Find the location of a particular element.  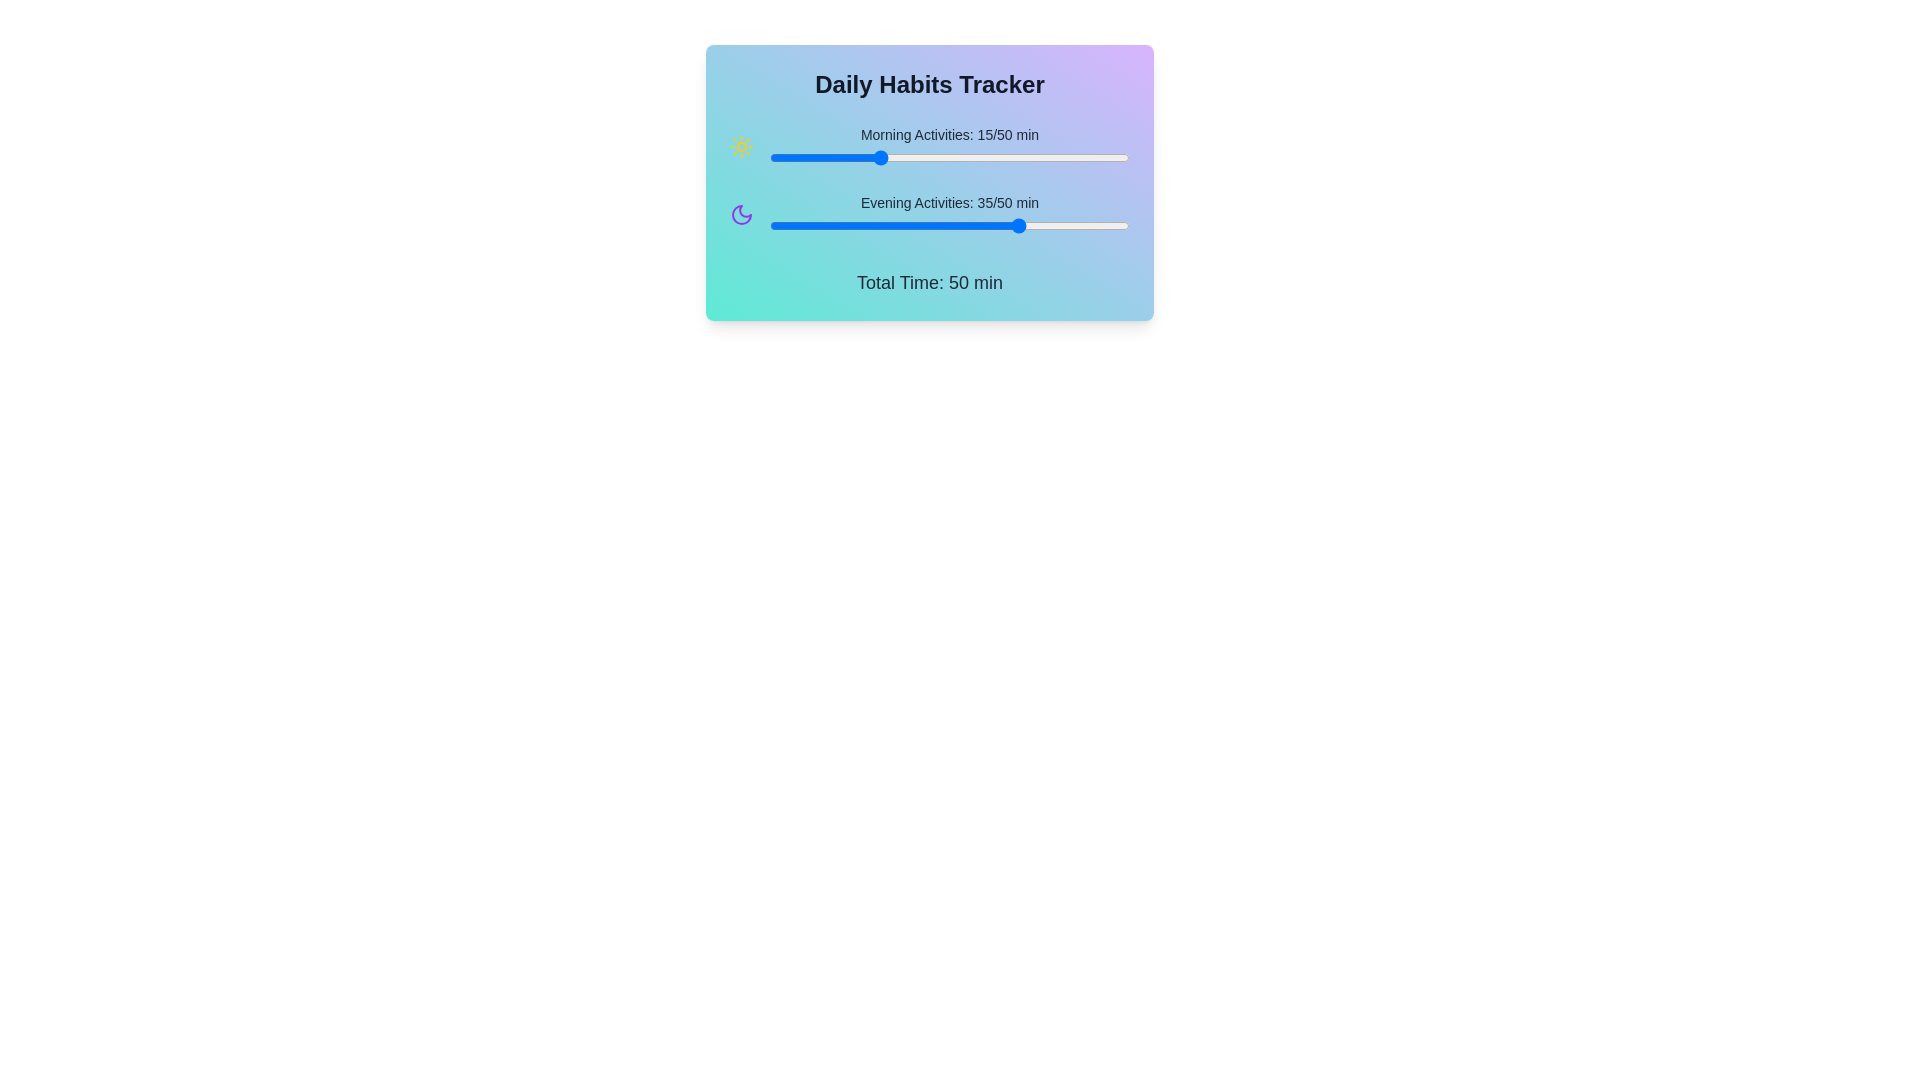

the evening activity time is located at coordinates (964, 225).